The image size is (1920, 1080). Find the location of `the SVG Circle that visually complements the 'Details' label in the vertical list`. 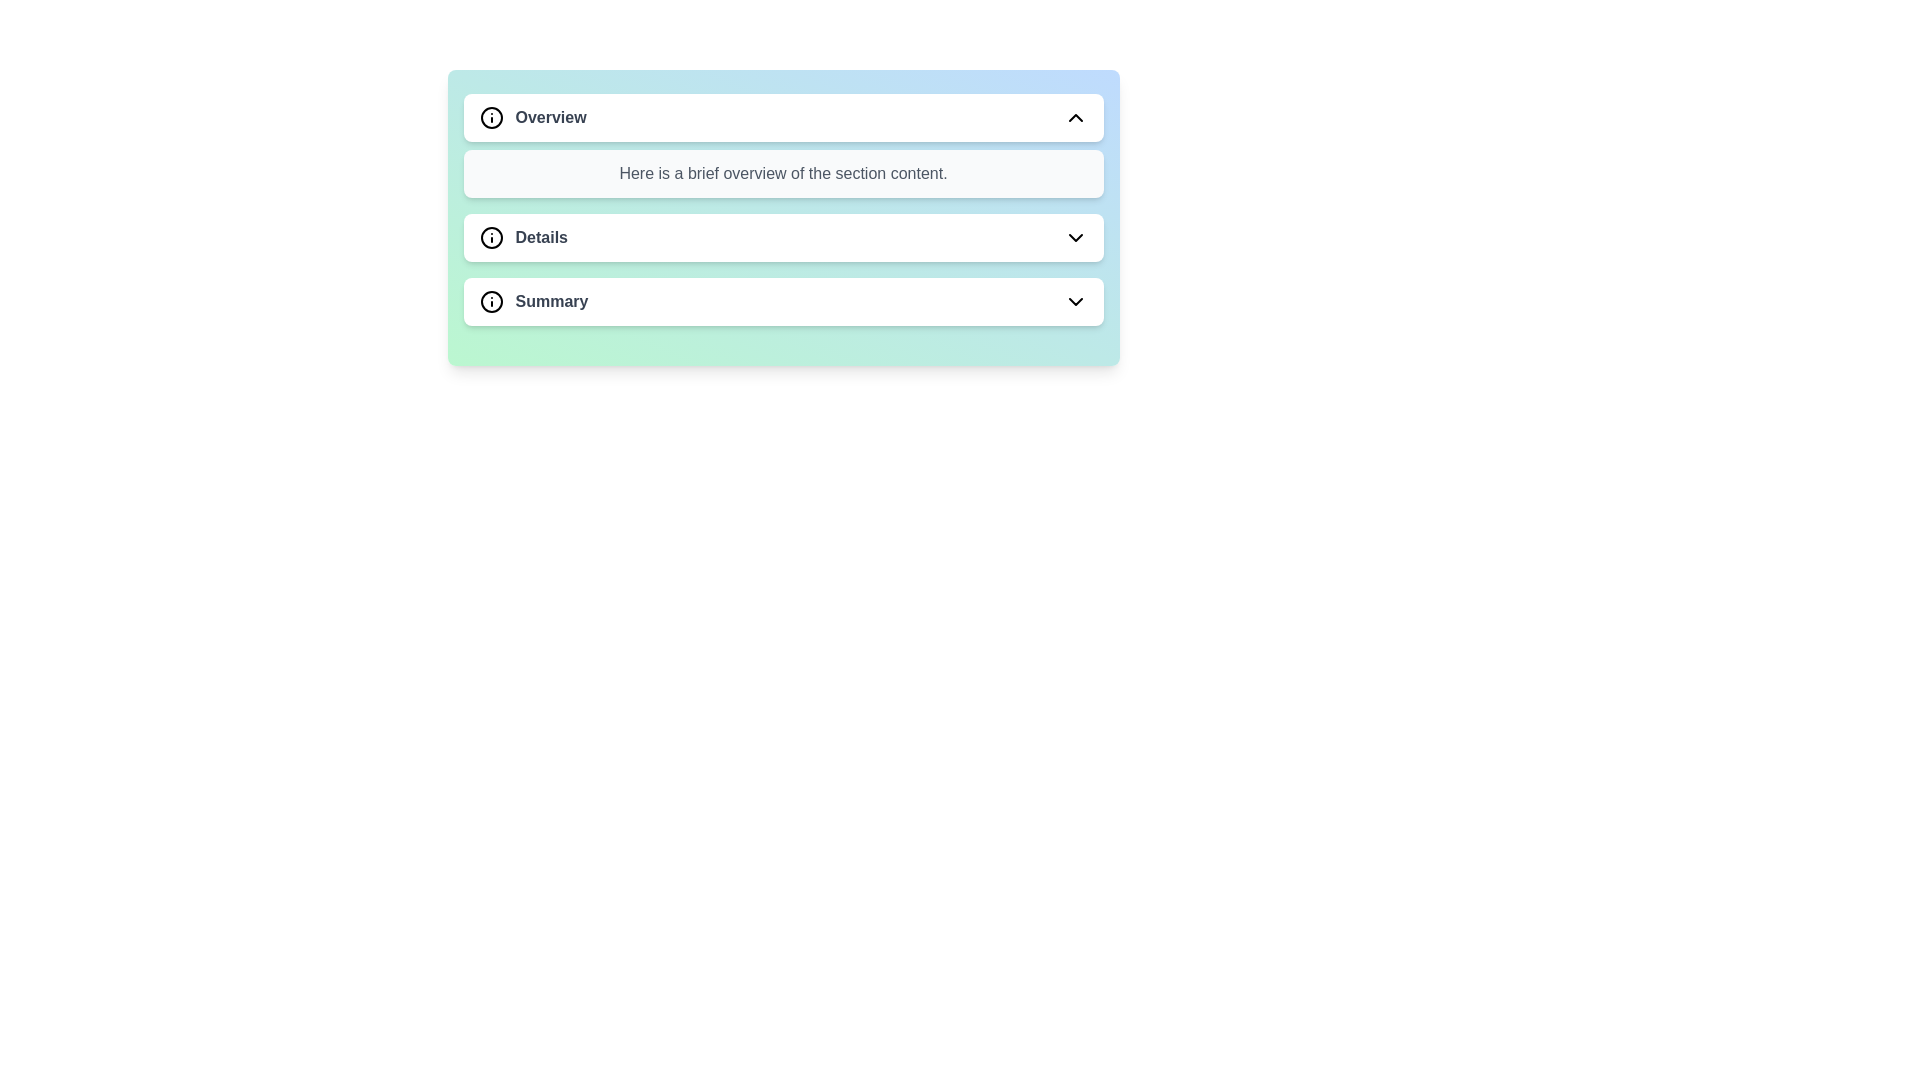

the SVG Circle that visually complements the 'Details' label in the vertical list is located at coordinates (491, 237).